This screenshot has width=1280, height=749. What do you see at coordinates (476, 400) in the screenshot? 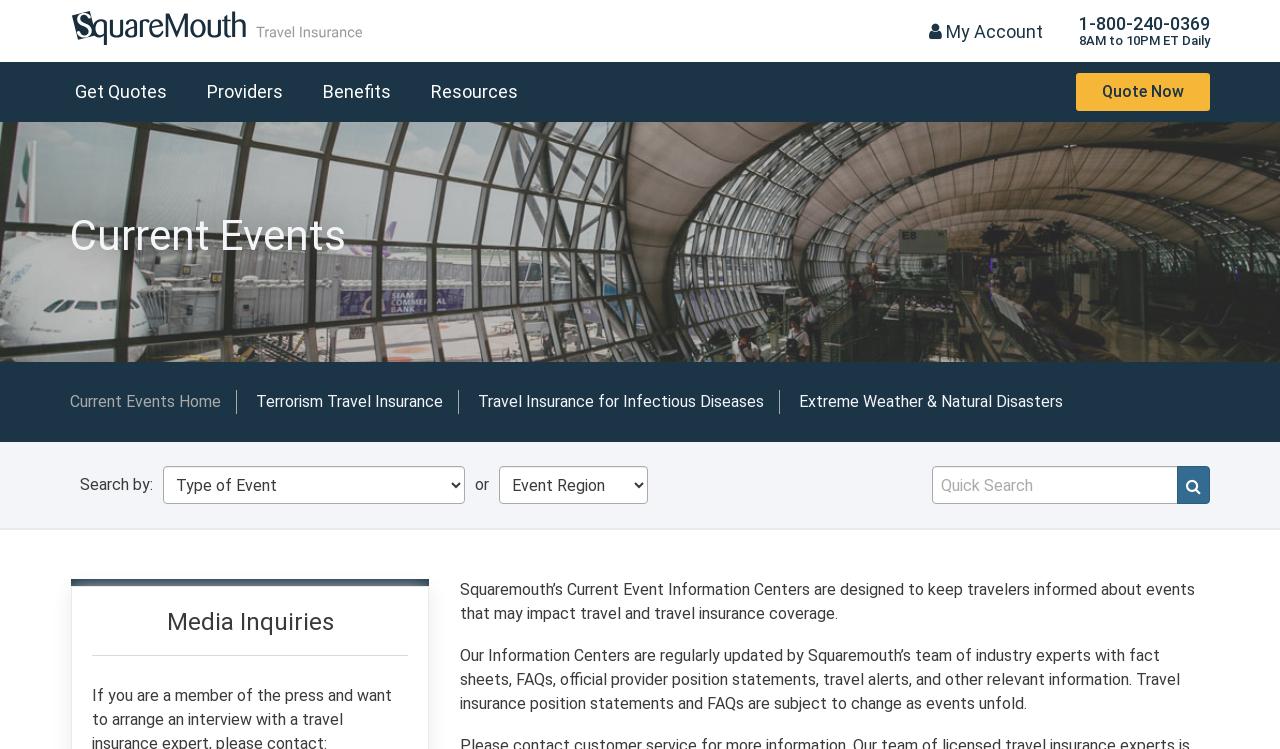
I see `'Travel Insurance for Infectious Diseases'` at bounding box center [476, 400].